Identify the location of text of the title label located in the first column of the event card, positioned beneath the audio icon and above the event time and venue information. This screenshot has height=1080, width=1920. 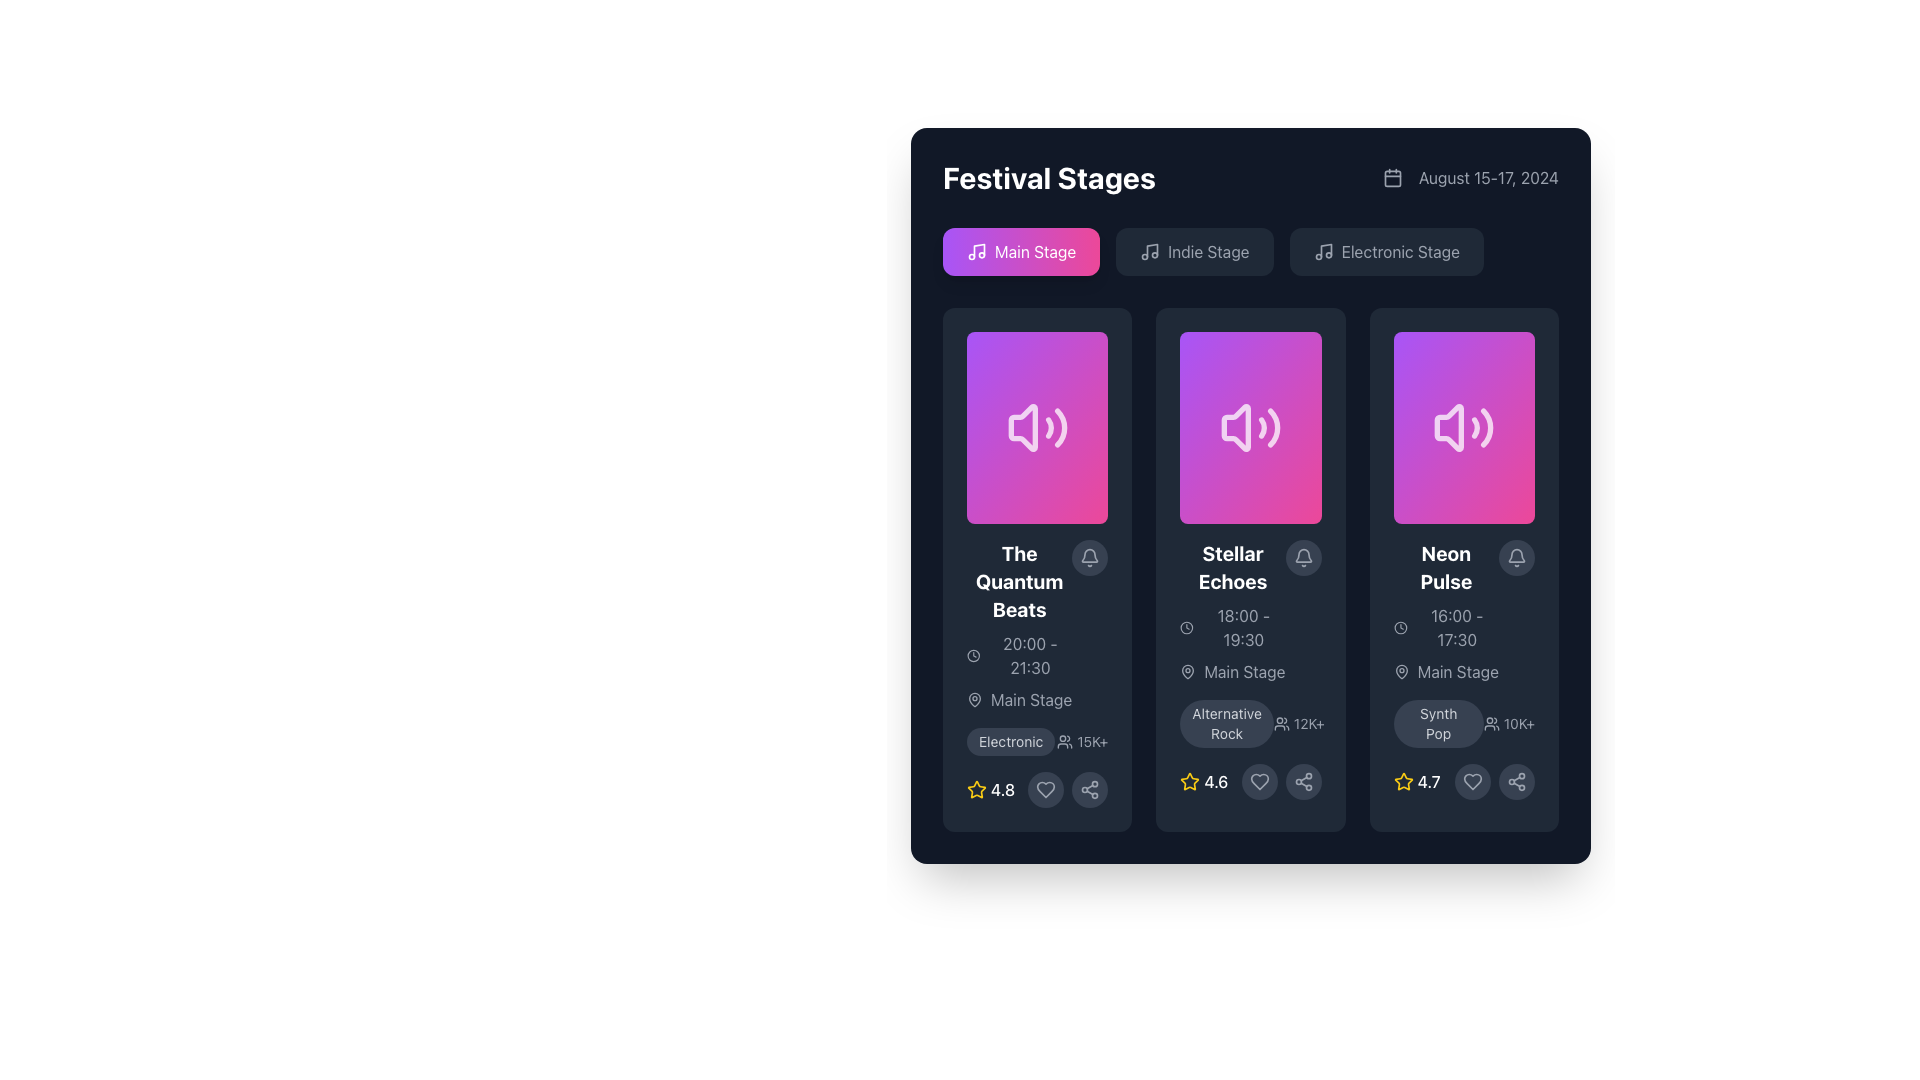
(1019, 582).